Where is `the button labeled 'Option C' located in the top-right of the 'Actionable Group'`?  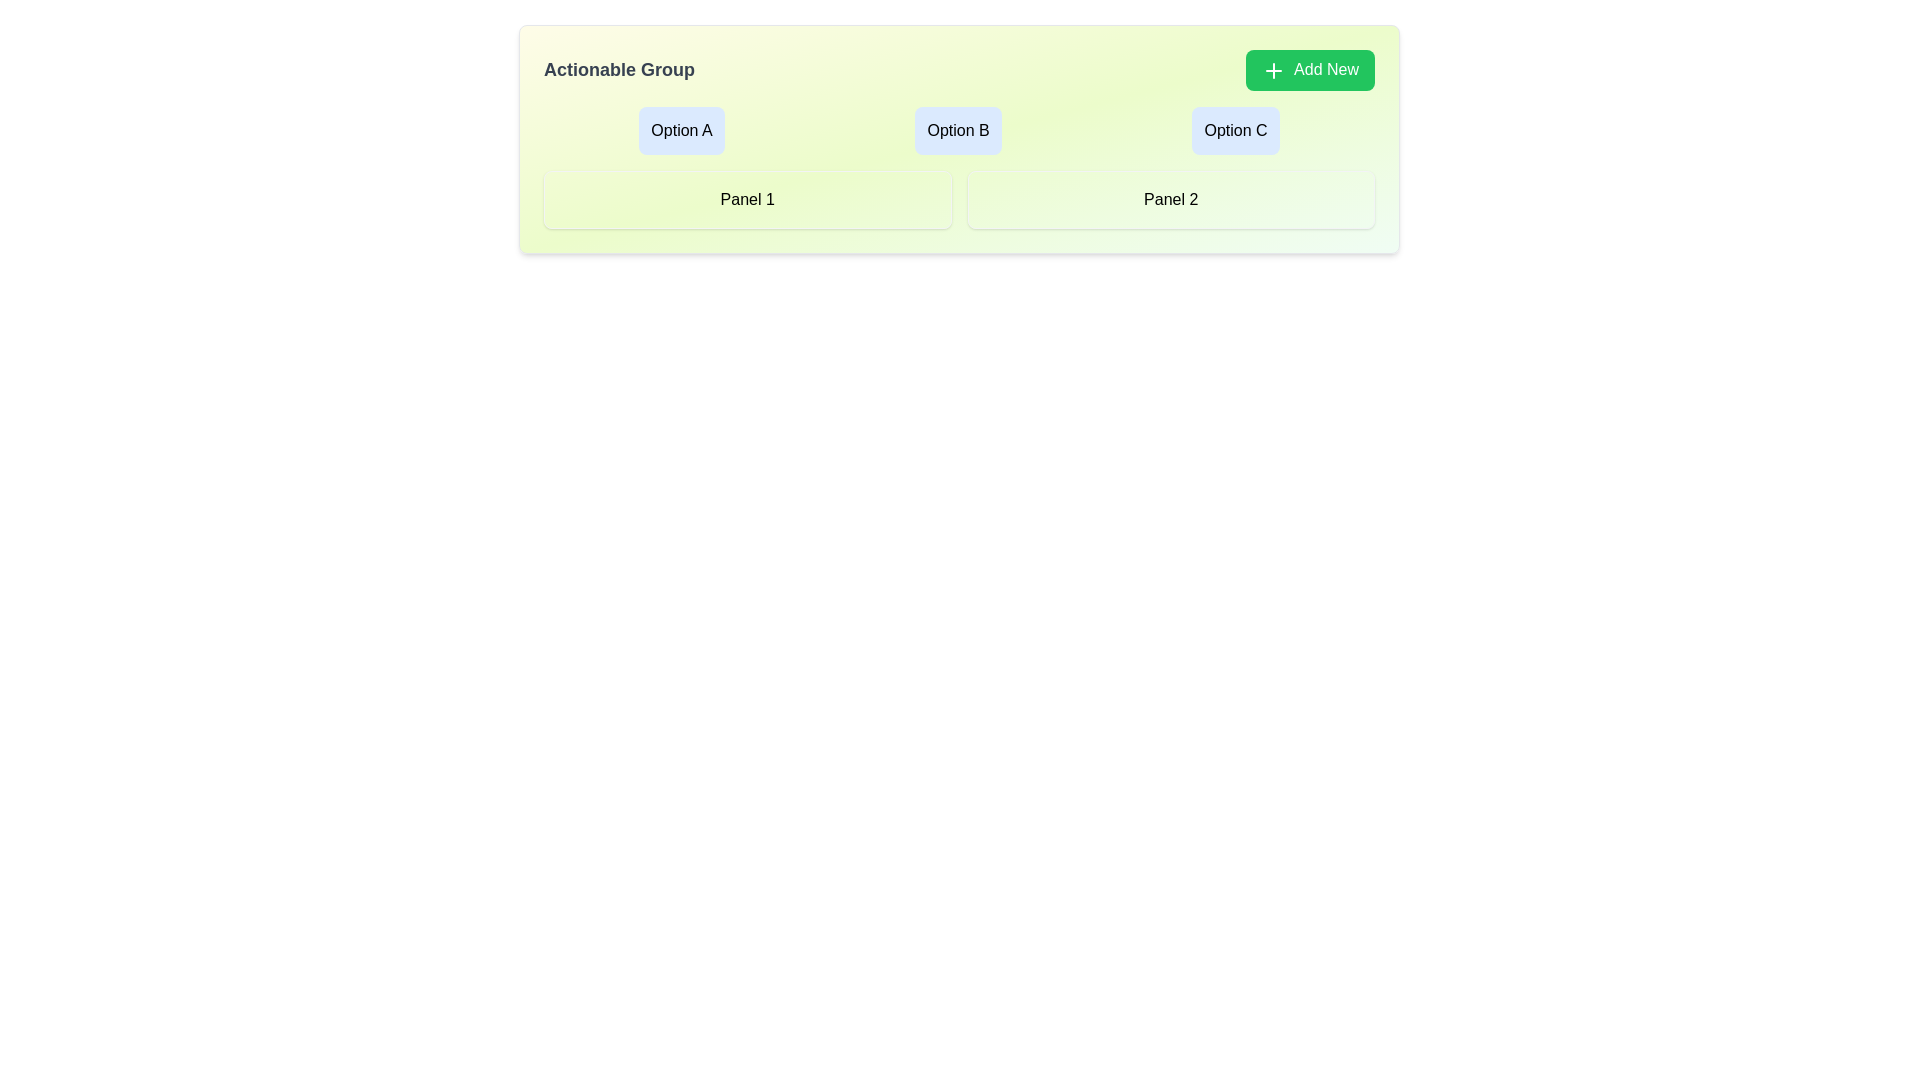 the button labeled 'Option C' located in the top-right of the 'Actionable Group' is located at coordinates (1235, 130).